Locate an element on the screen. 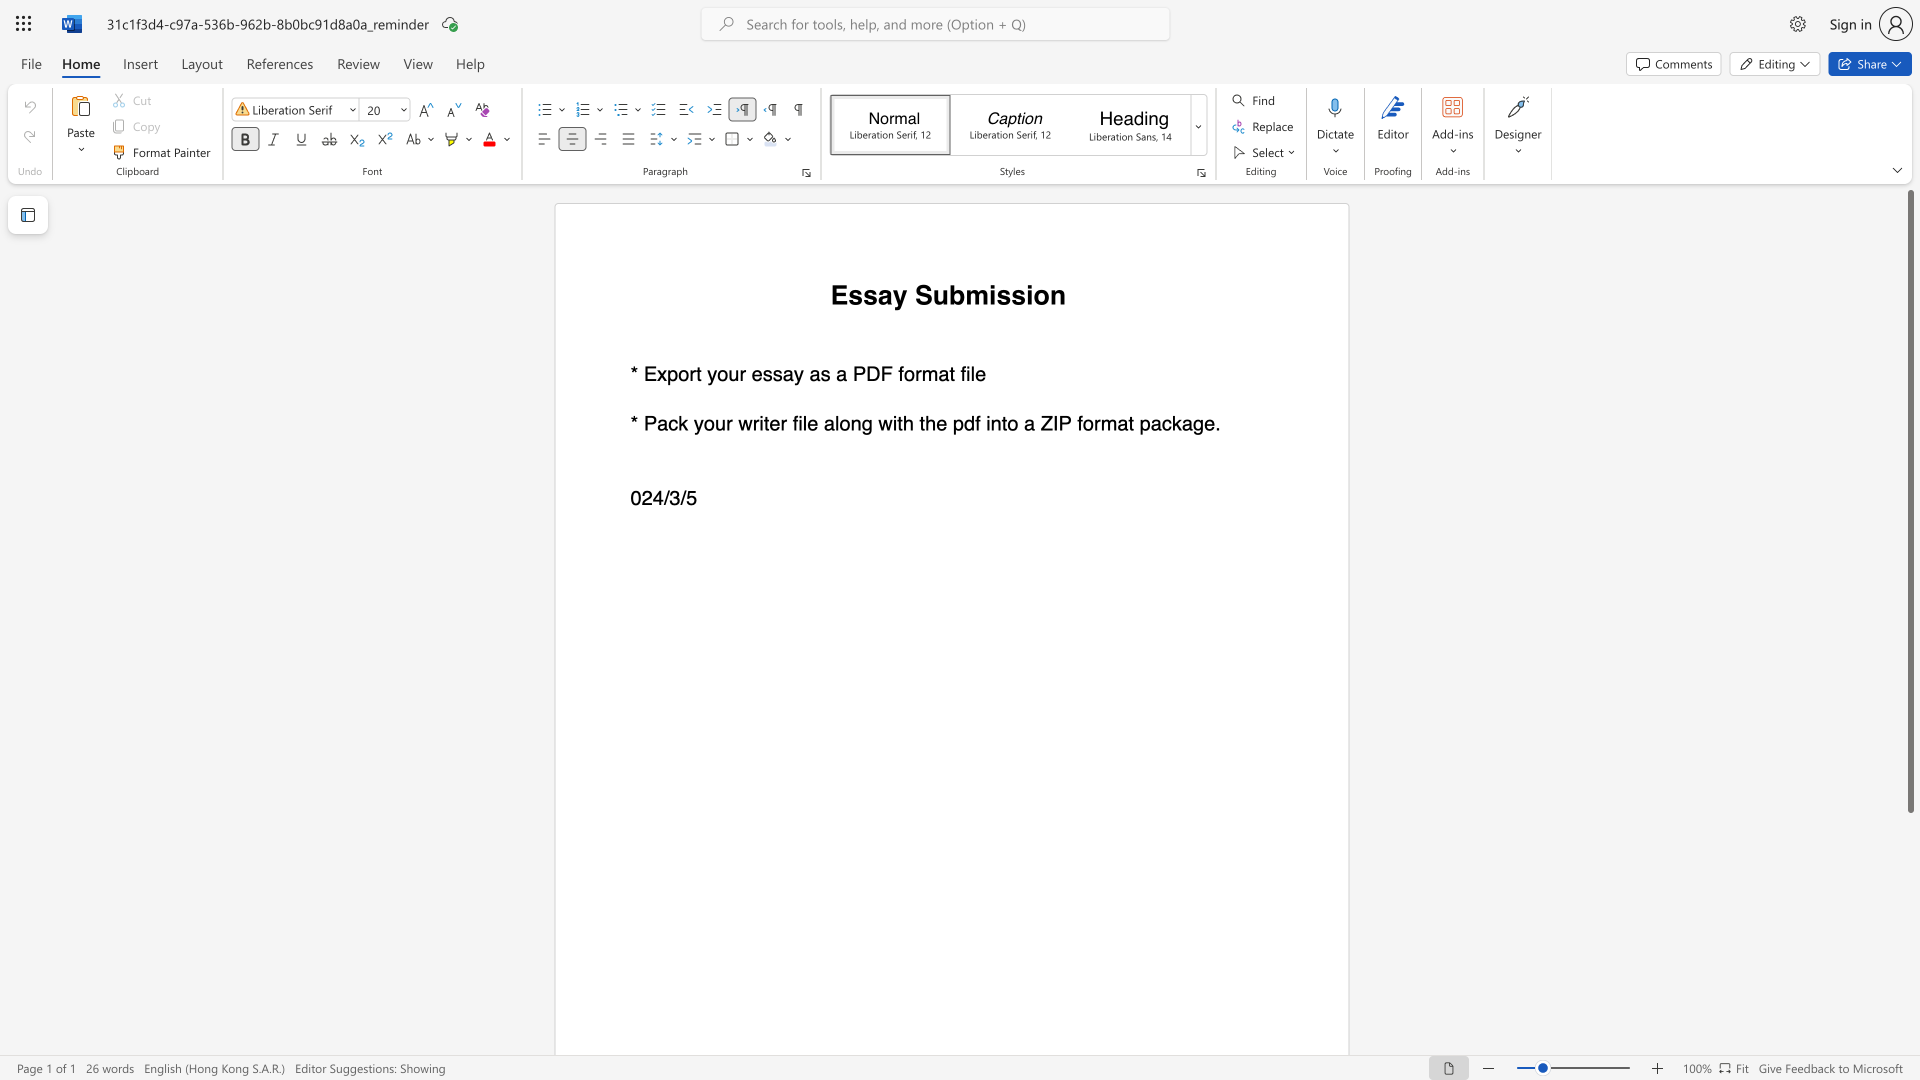 This screenshot has width=1920, height=1080. the 1th character "f" in the text is located at coordinates (900, 374).